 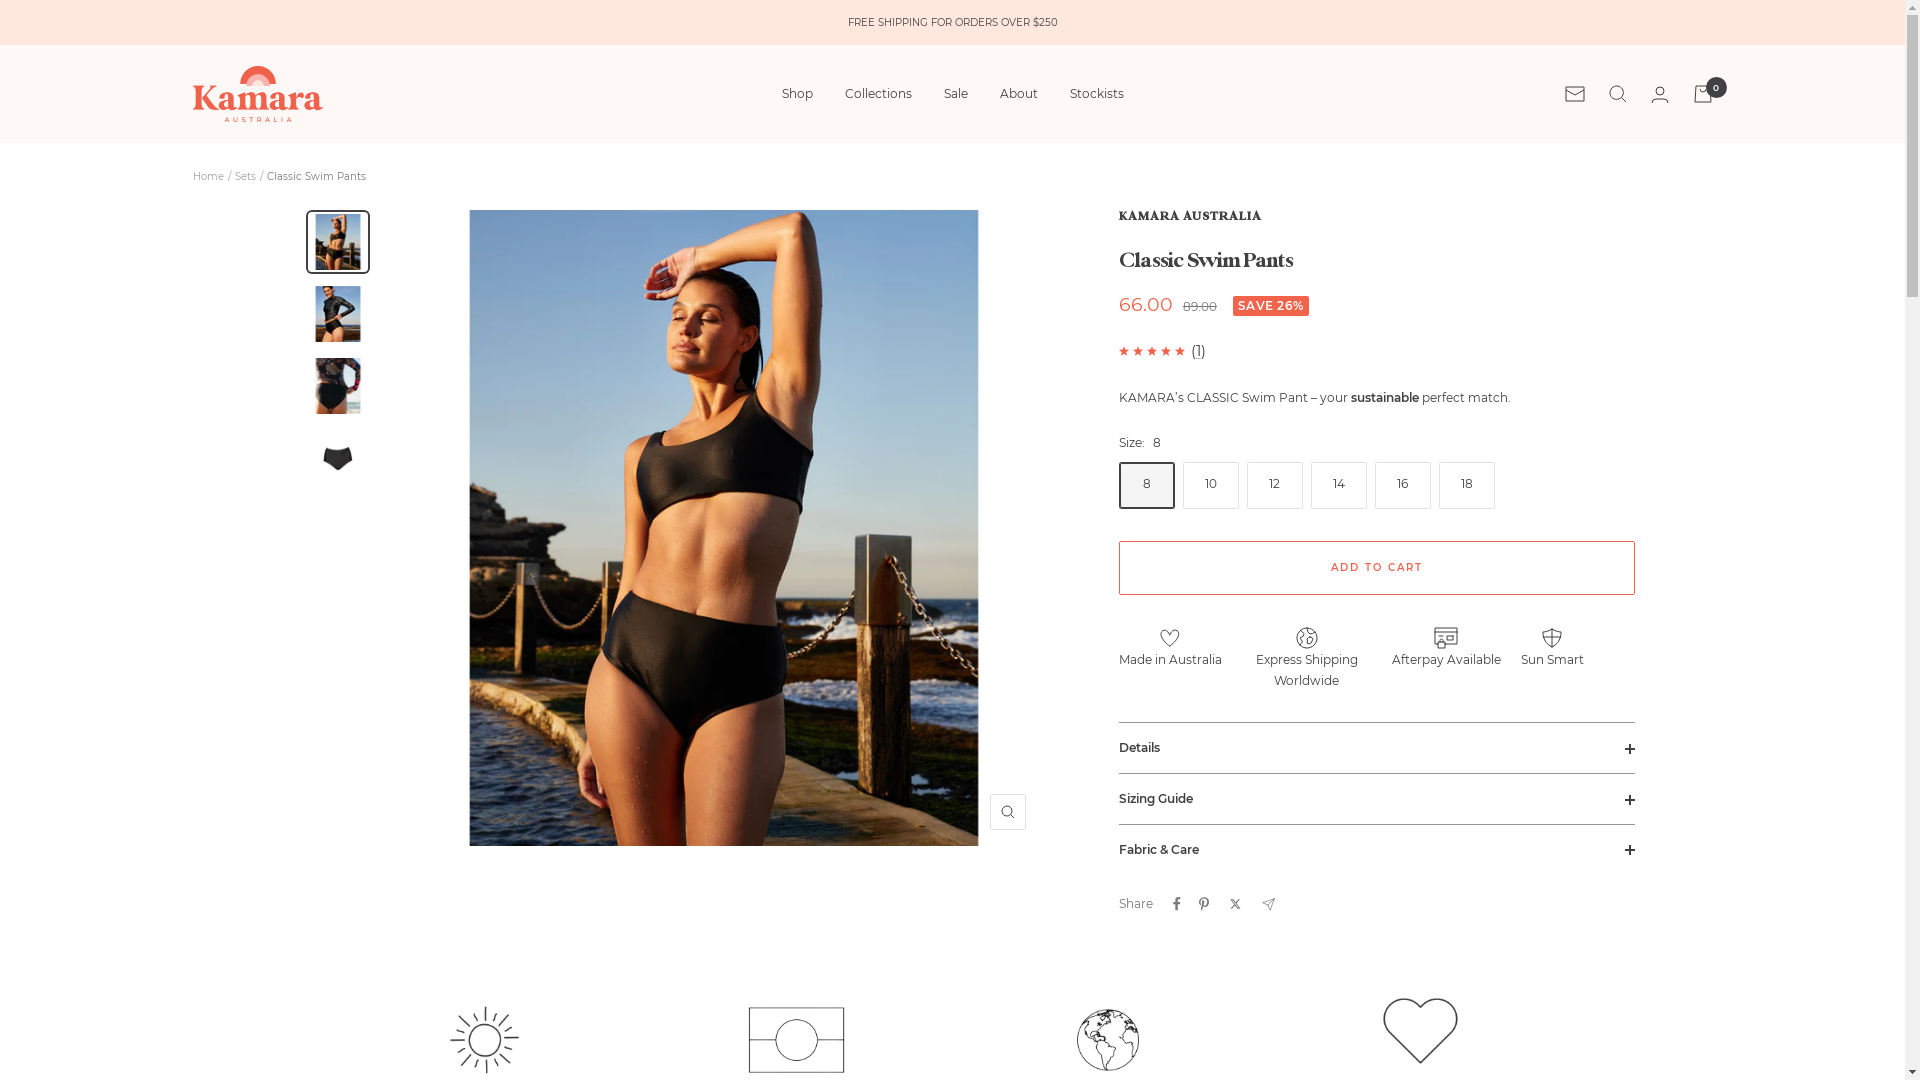 I want to click on 'Collections', so click(x=877, y=94).